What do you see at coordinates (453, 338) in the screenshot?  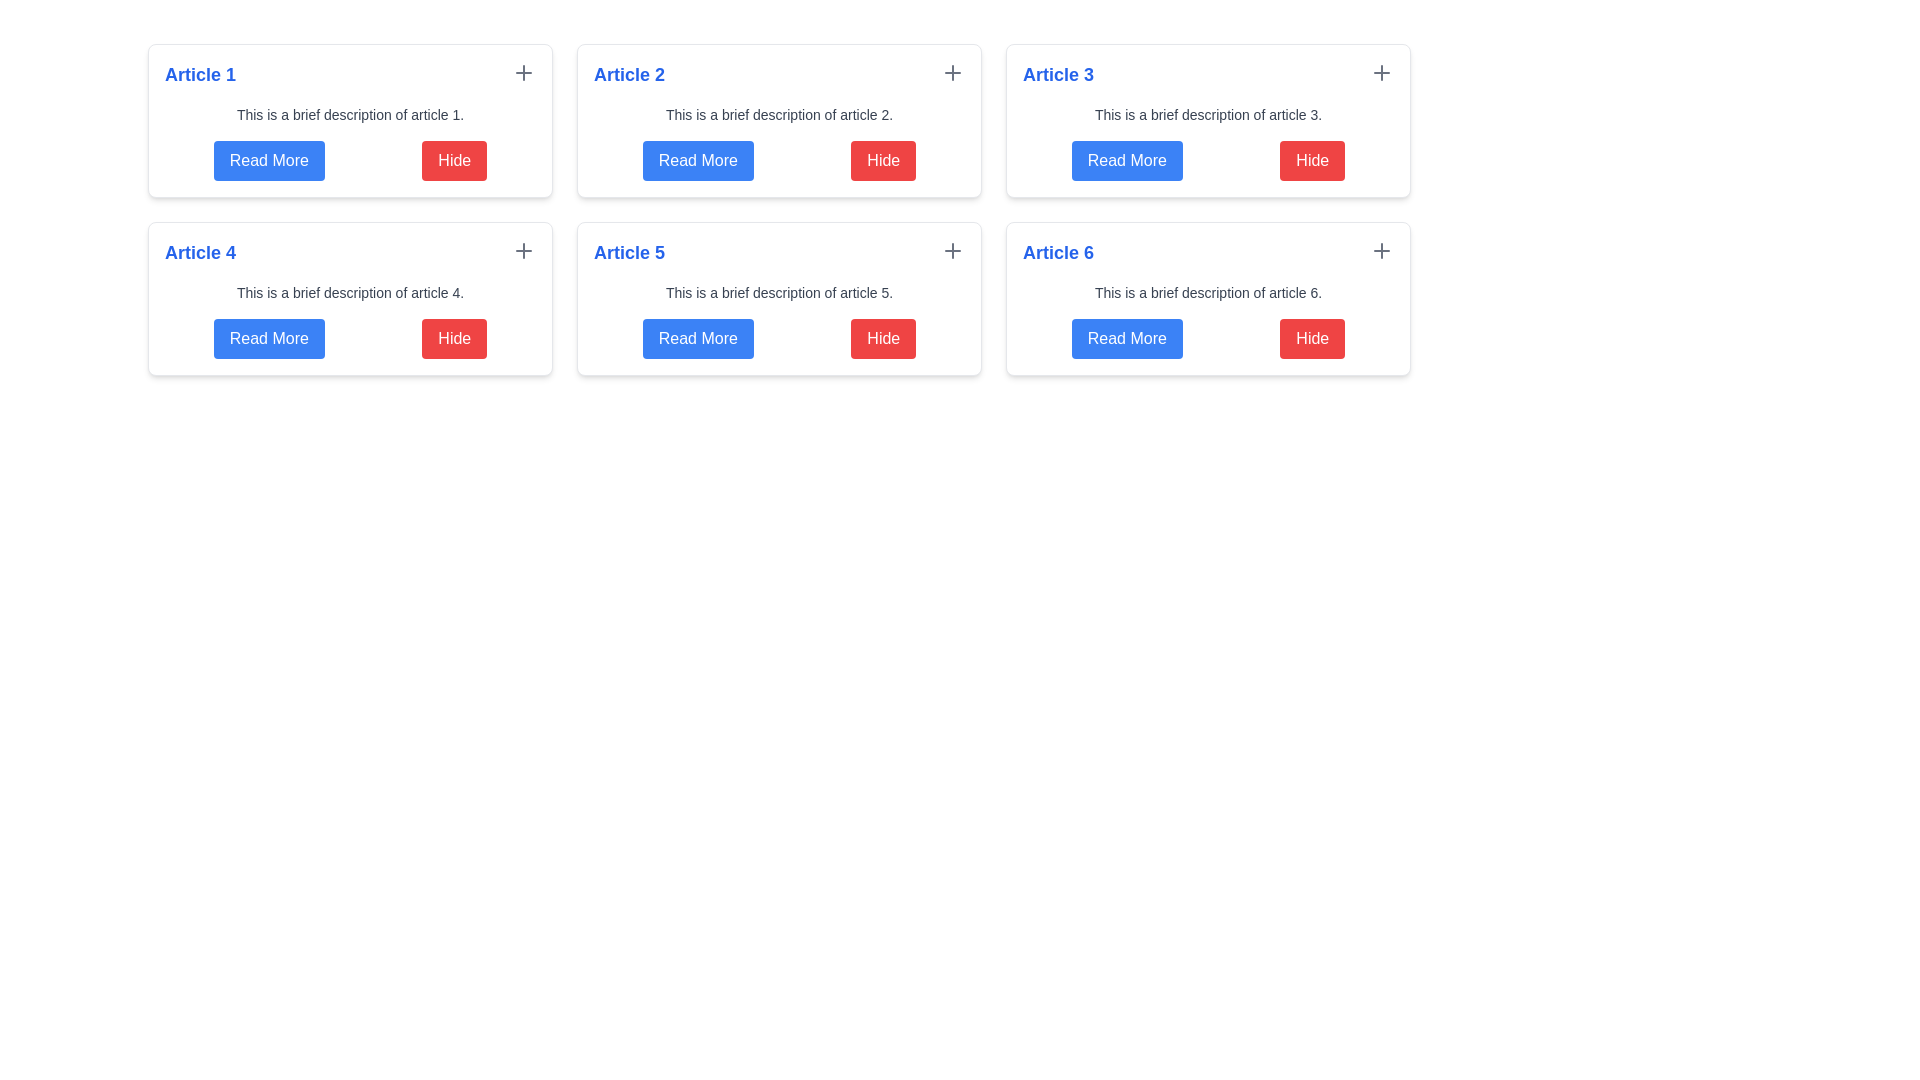 I see `the button located to the right of the 'Read More' button in the article card titled 'Article 4' to change its color to a darker red` at bounding box center [453, 338].